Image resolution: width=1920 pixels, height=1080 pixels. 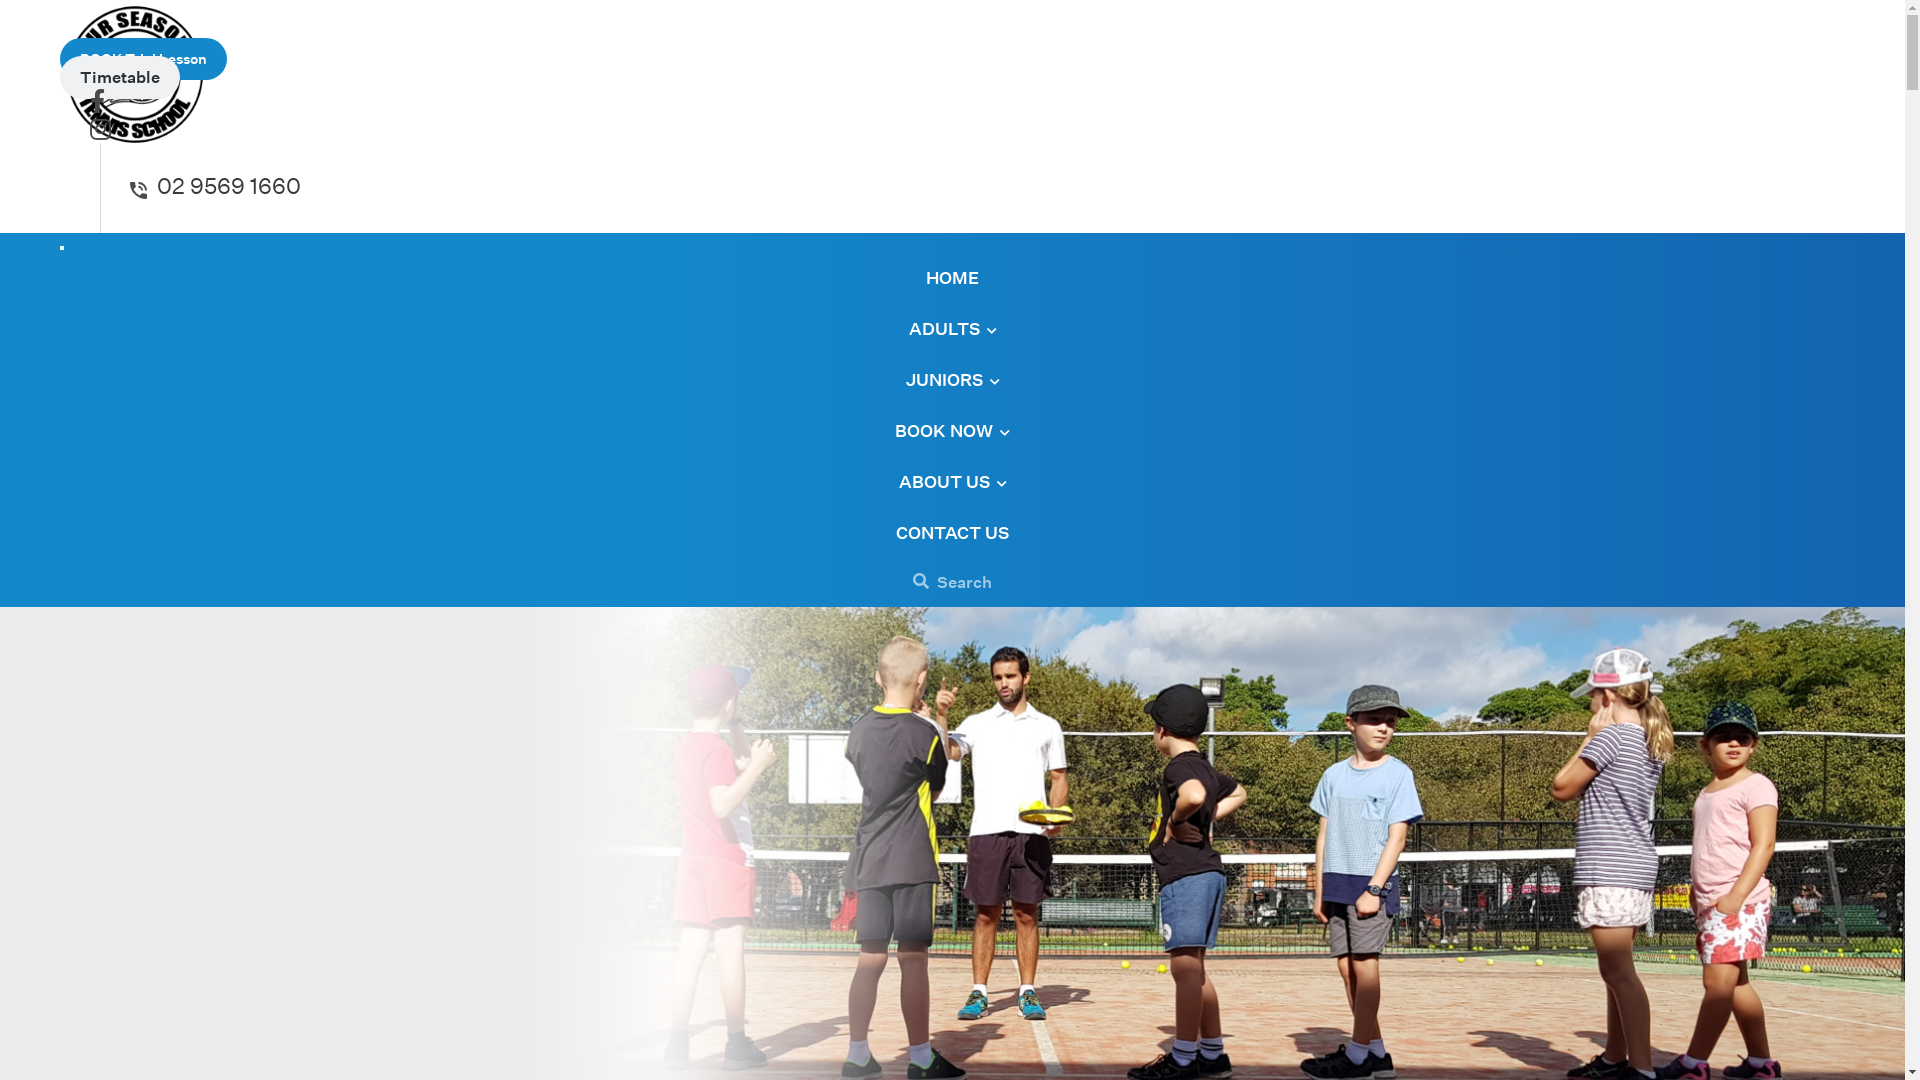 I want to click on 'Search', so click(x=951, y=582).